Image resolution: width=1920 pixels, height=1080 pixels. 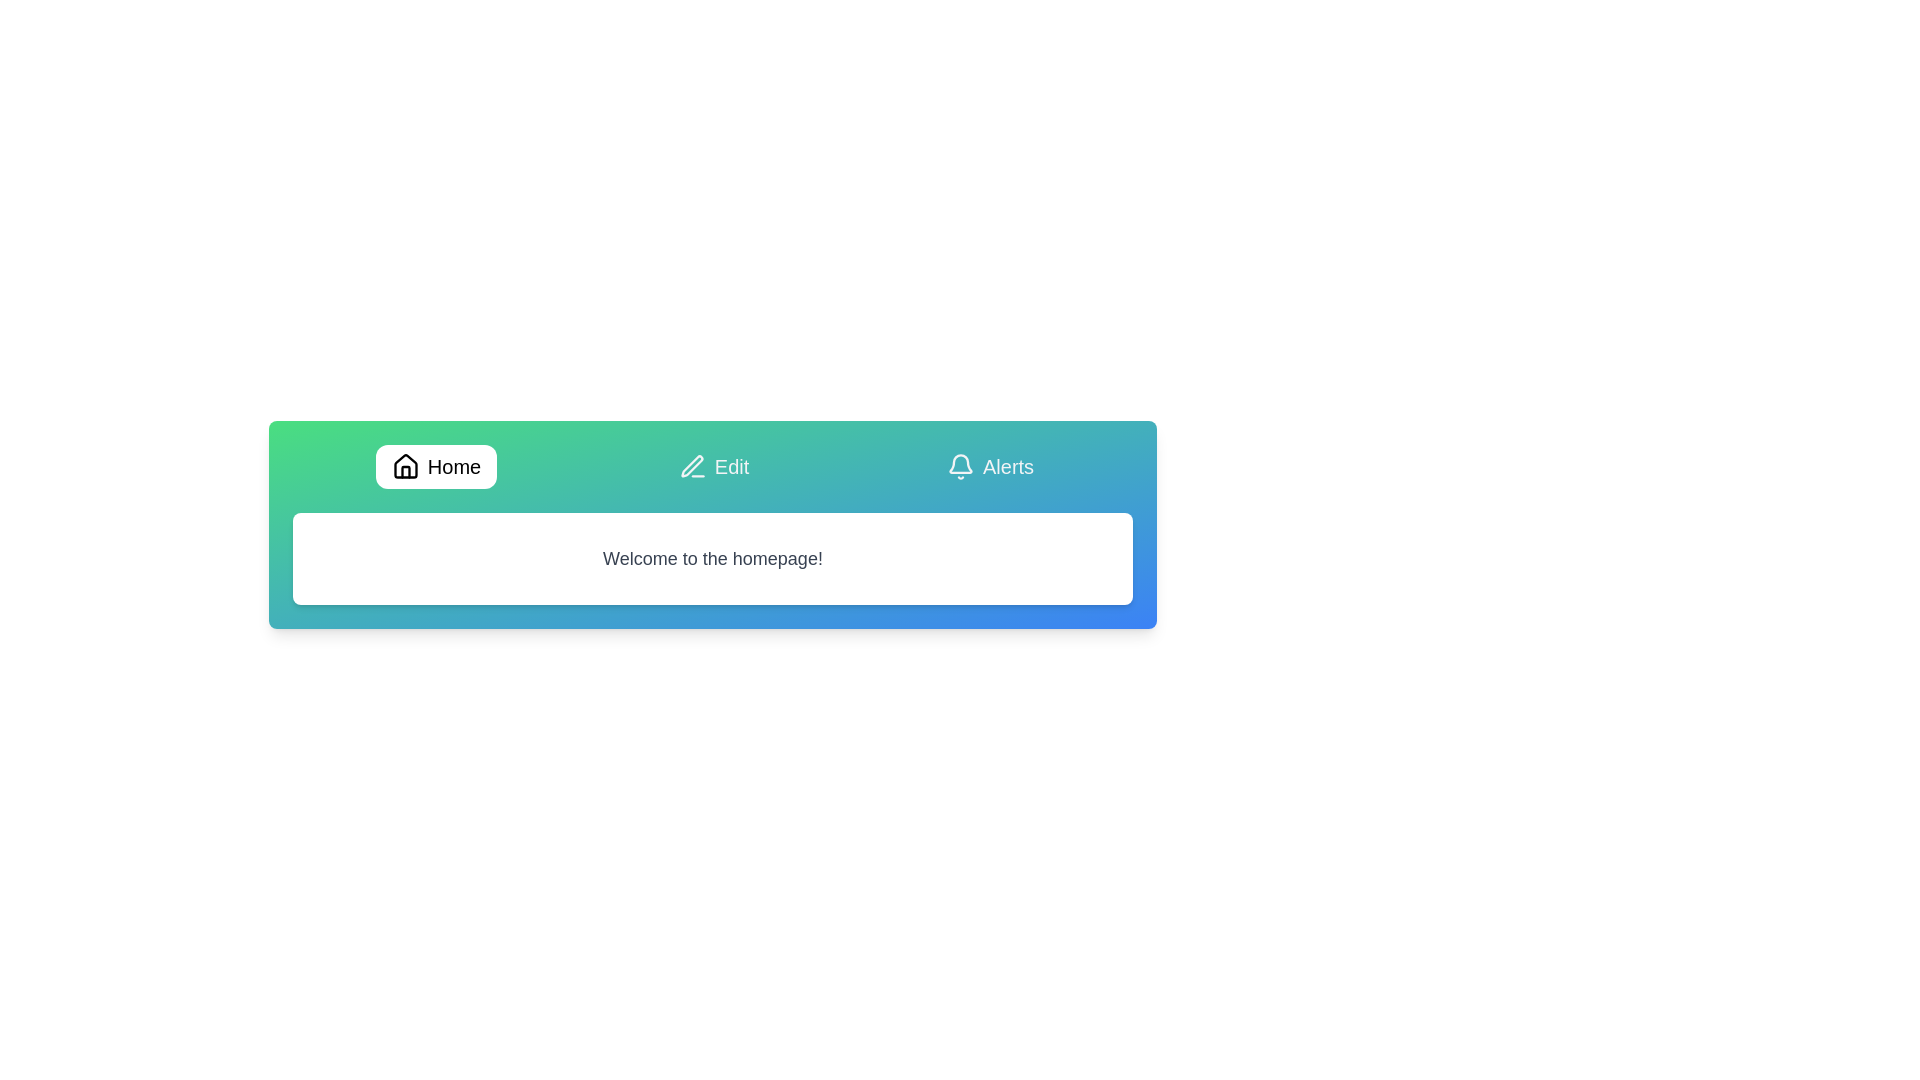 I want to click on the tab labeled Home to view its content, so click(x=435, y=466).